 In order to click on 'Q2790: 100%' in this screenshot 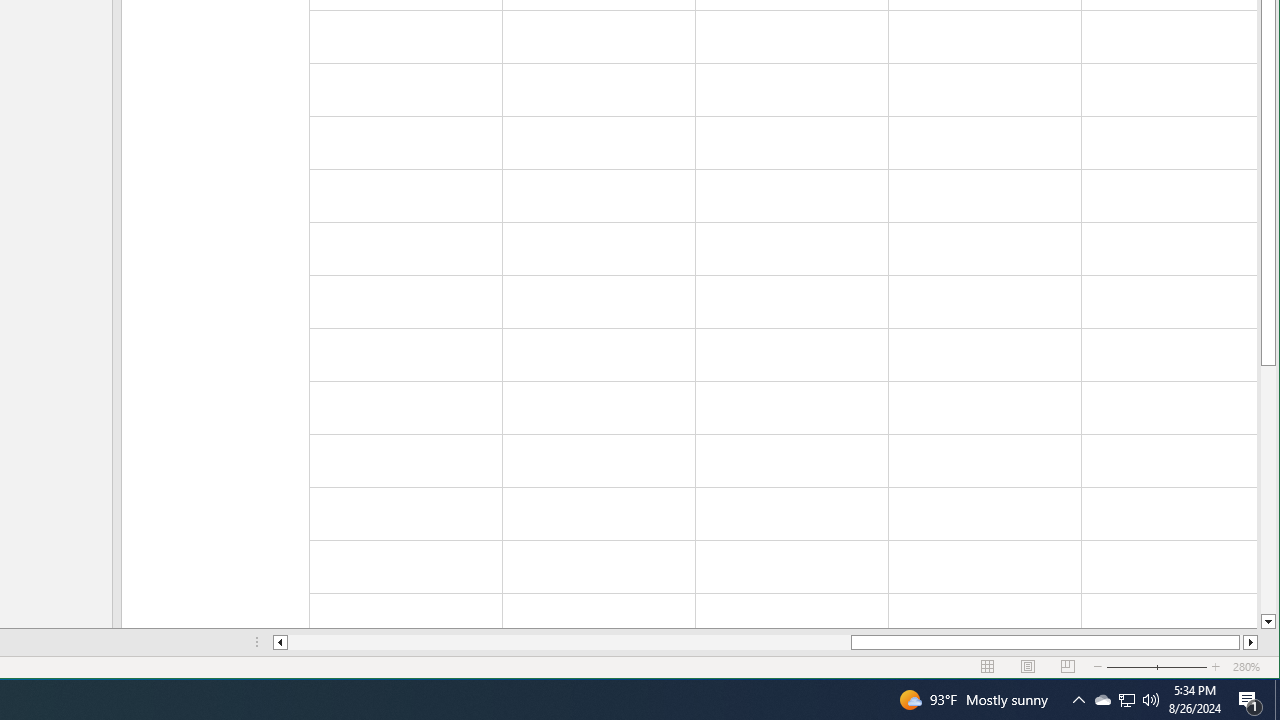, I will do `click(1101, 698)`.